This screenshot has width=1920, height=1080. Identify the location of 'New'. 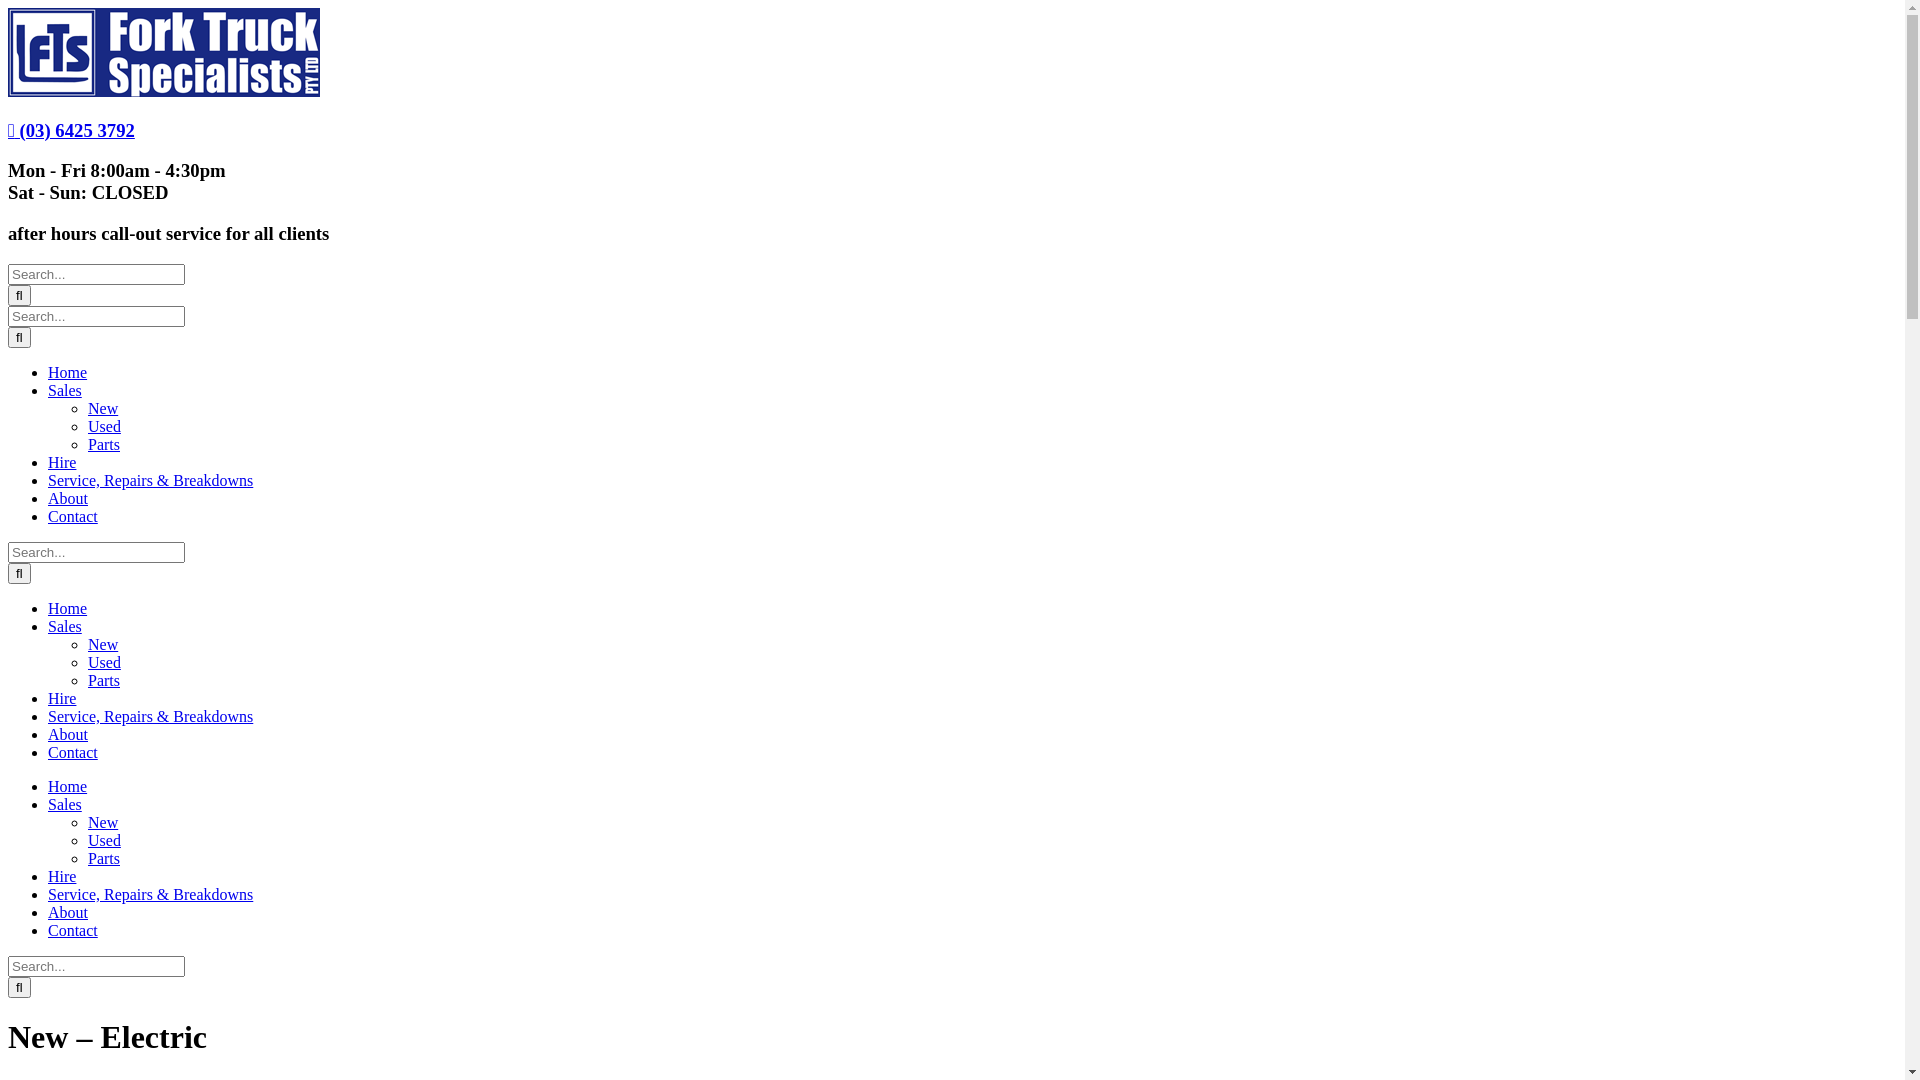
(86, 407).